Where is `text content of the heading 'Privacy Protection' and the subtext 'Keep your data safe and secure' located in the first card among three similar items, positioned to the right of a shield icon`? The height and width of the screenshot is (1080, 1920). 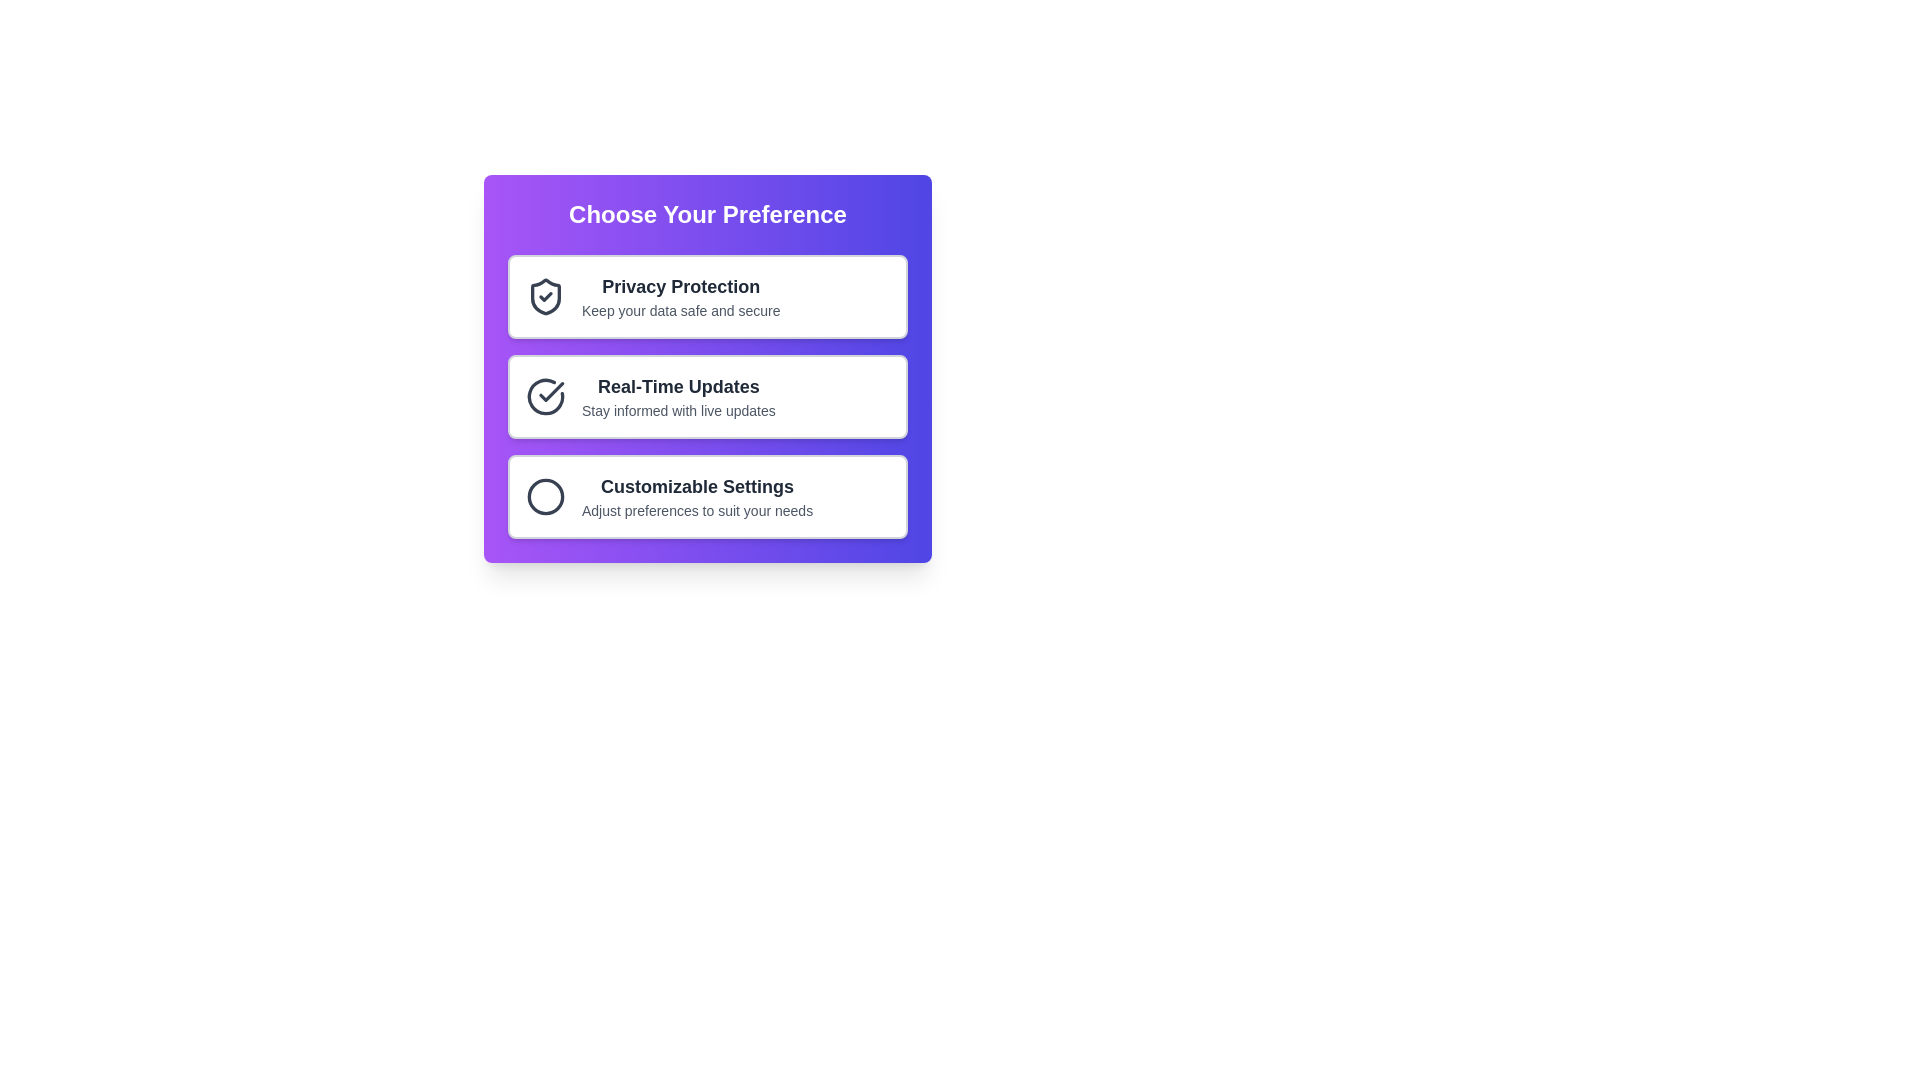
text content of the heading 'Privacy Protection' and the subtext 'Keep your data safe and secure' located in the first card among three similar items, positioned to the right of a shield icon is located at coordinates (681, 297).